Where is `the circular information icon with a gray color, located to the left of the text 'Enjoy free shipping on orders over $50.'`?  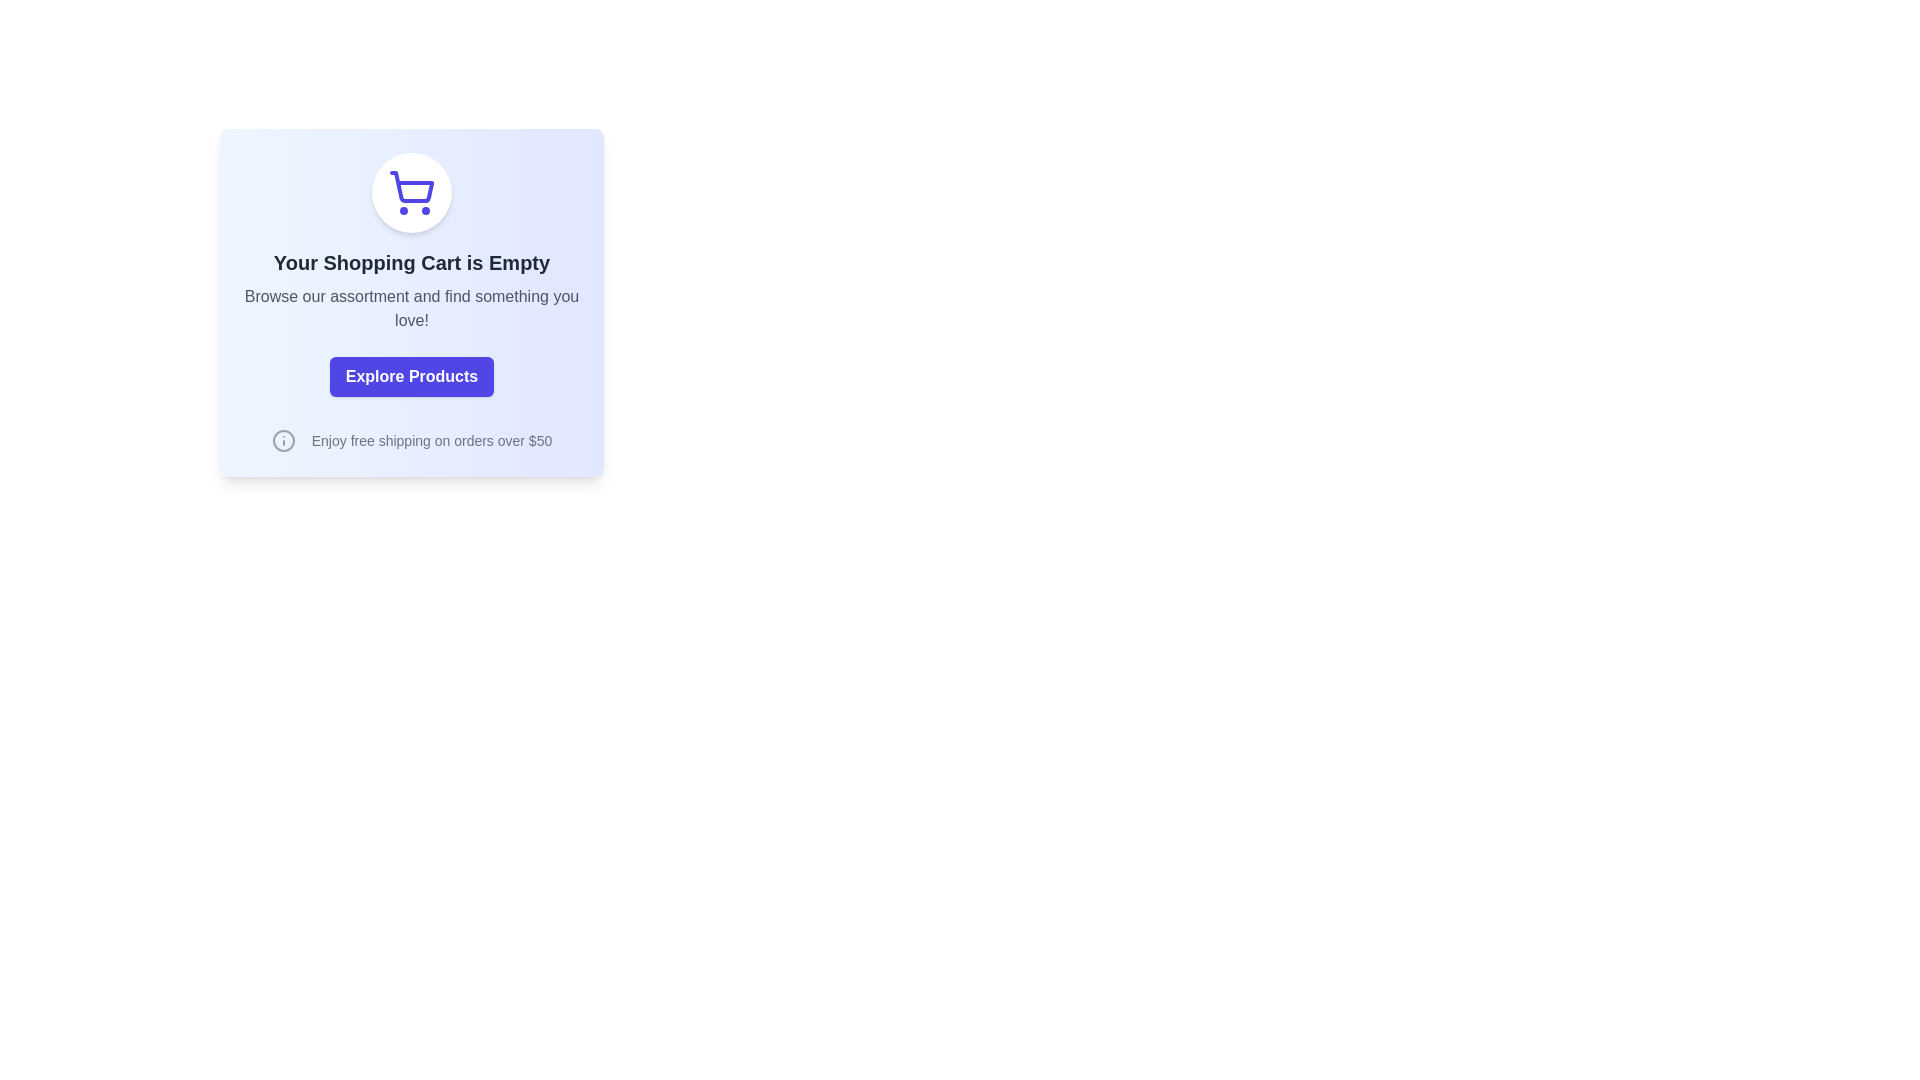
the circular information icon with a gray color, located to the left of the text 'Enjoy free shipping on orders over $50.' is located at coordinates (282, 439).